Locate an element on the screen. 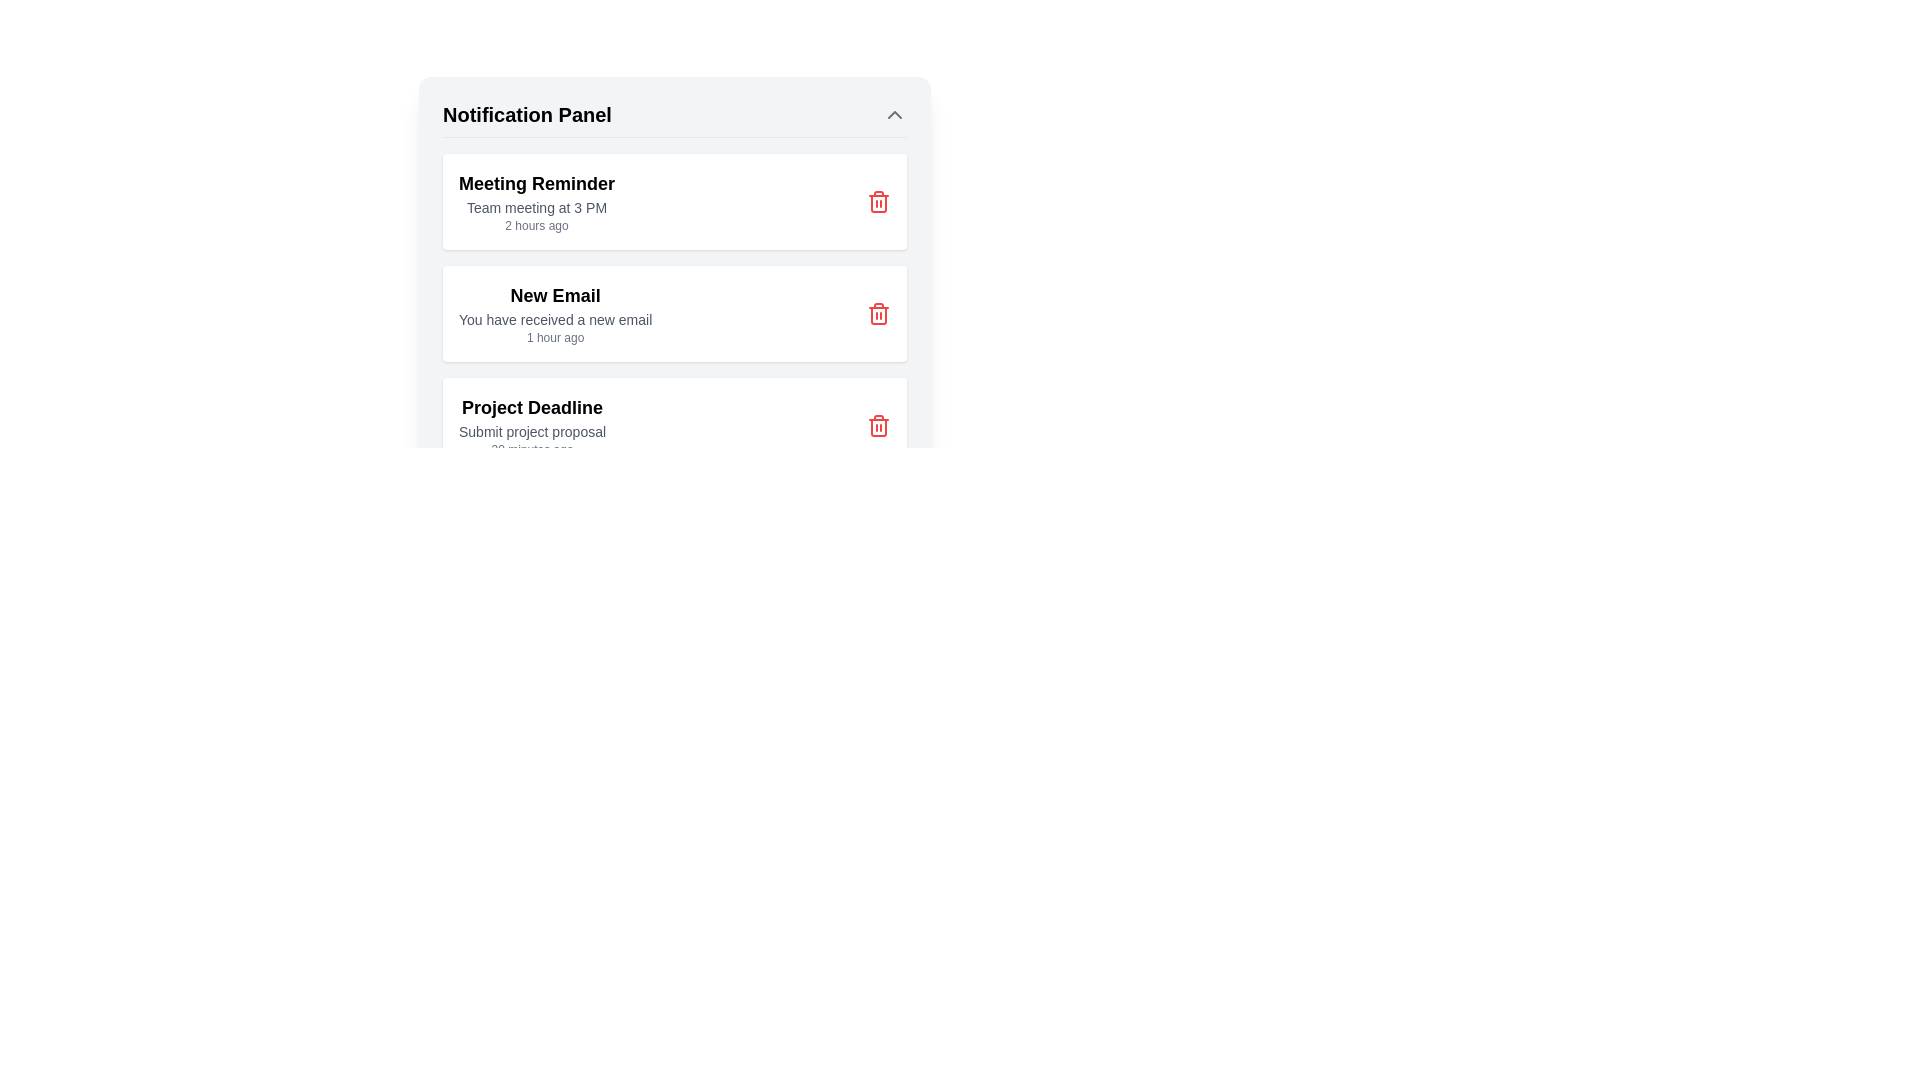 The height and width of the screenshot is (1080, 1920). the timestamp label indicating the 'Meeting Reminder' notification created or modified two hours ago, which is the last line in the notification block is located at coordinates (537, 225).